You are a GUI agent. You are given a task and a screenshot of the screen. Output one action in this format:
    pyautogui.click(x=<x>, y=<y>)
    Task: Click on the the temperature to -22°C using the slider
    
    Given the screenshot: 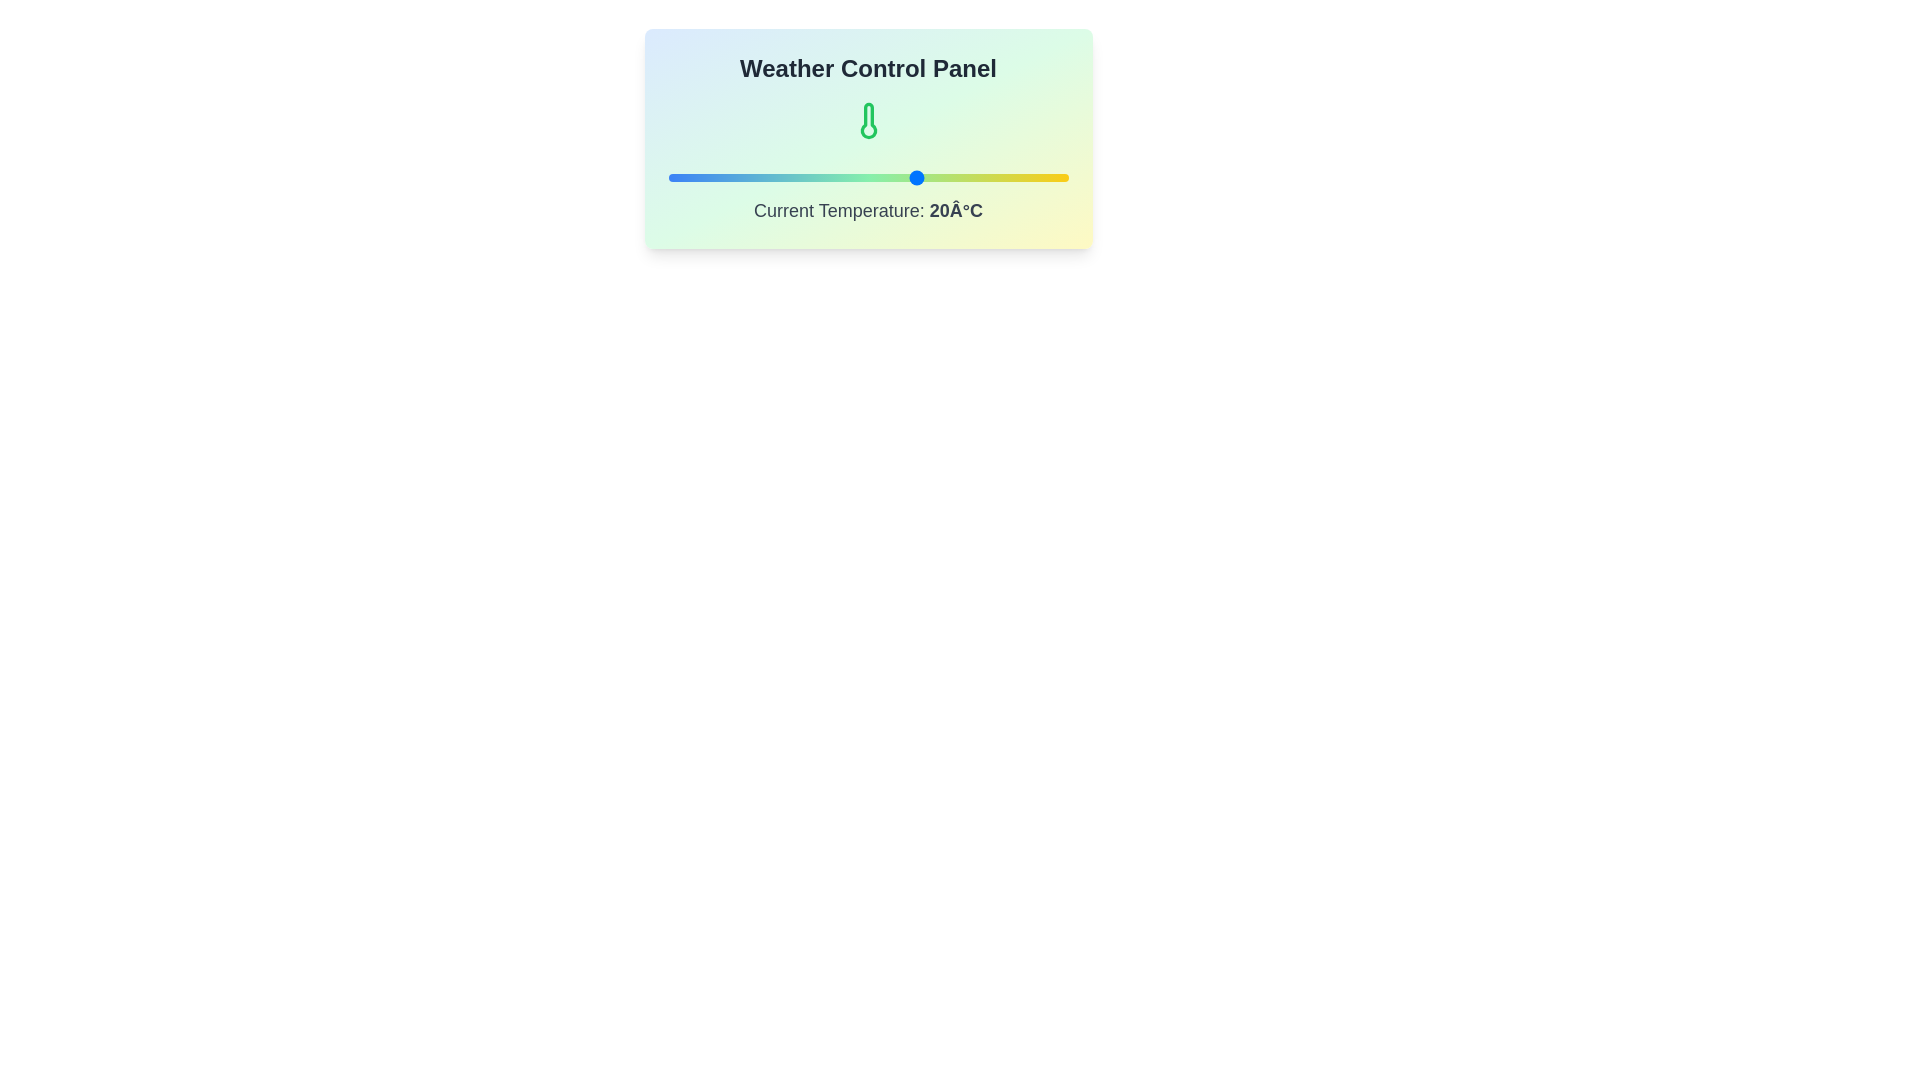 What is the action you would take?
    pyautogui.click(x=708, y=176)
    